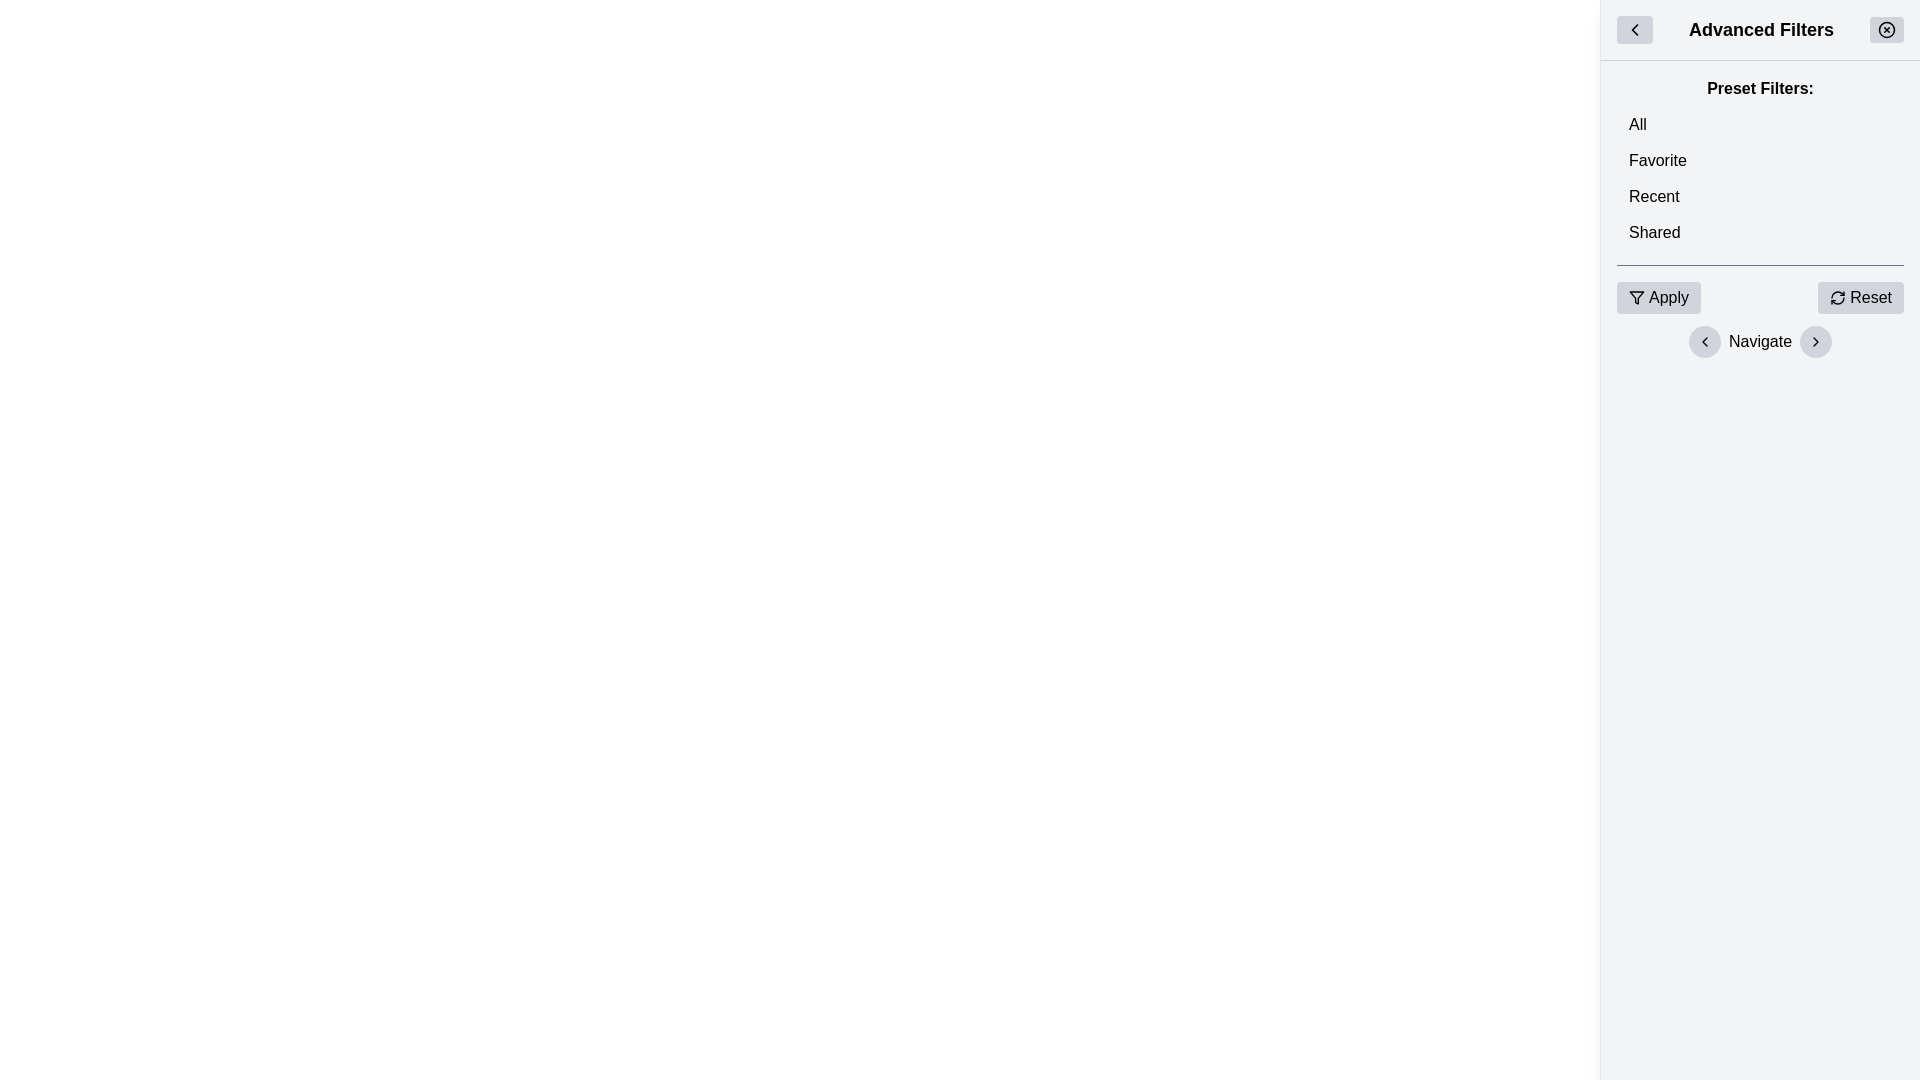  Describe the element at coordinates (1659, 297) in the screenshot. I see `the 'Apply' button located in the top-right corner of the panel to apply the filters` at that location.